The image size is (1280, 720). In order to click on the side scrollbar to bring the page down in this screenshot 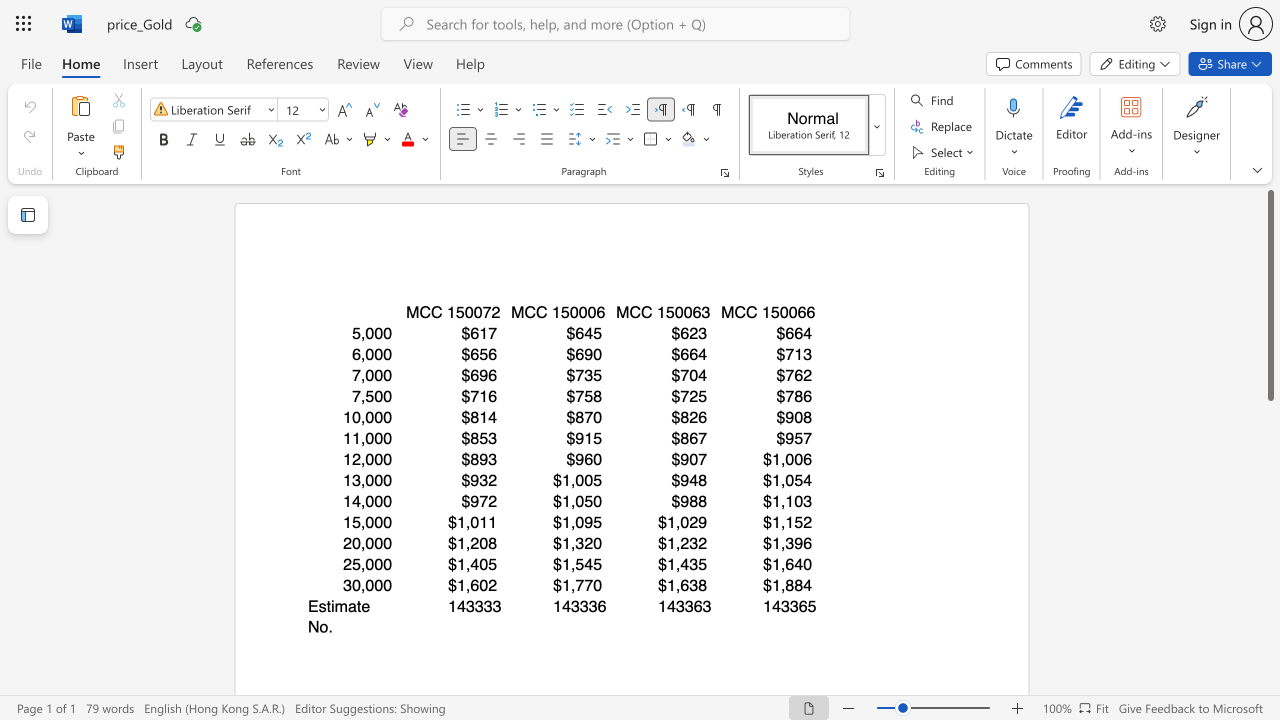, I will do `click(1269, 498)`.